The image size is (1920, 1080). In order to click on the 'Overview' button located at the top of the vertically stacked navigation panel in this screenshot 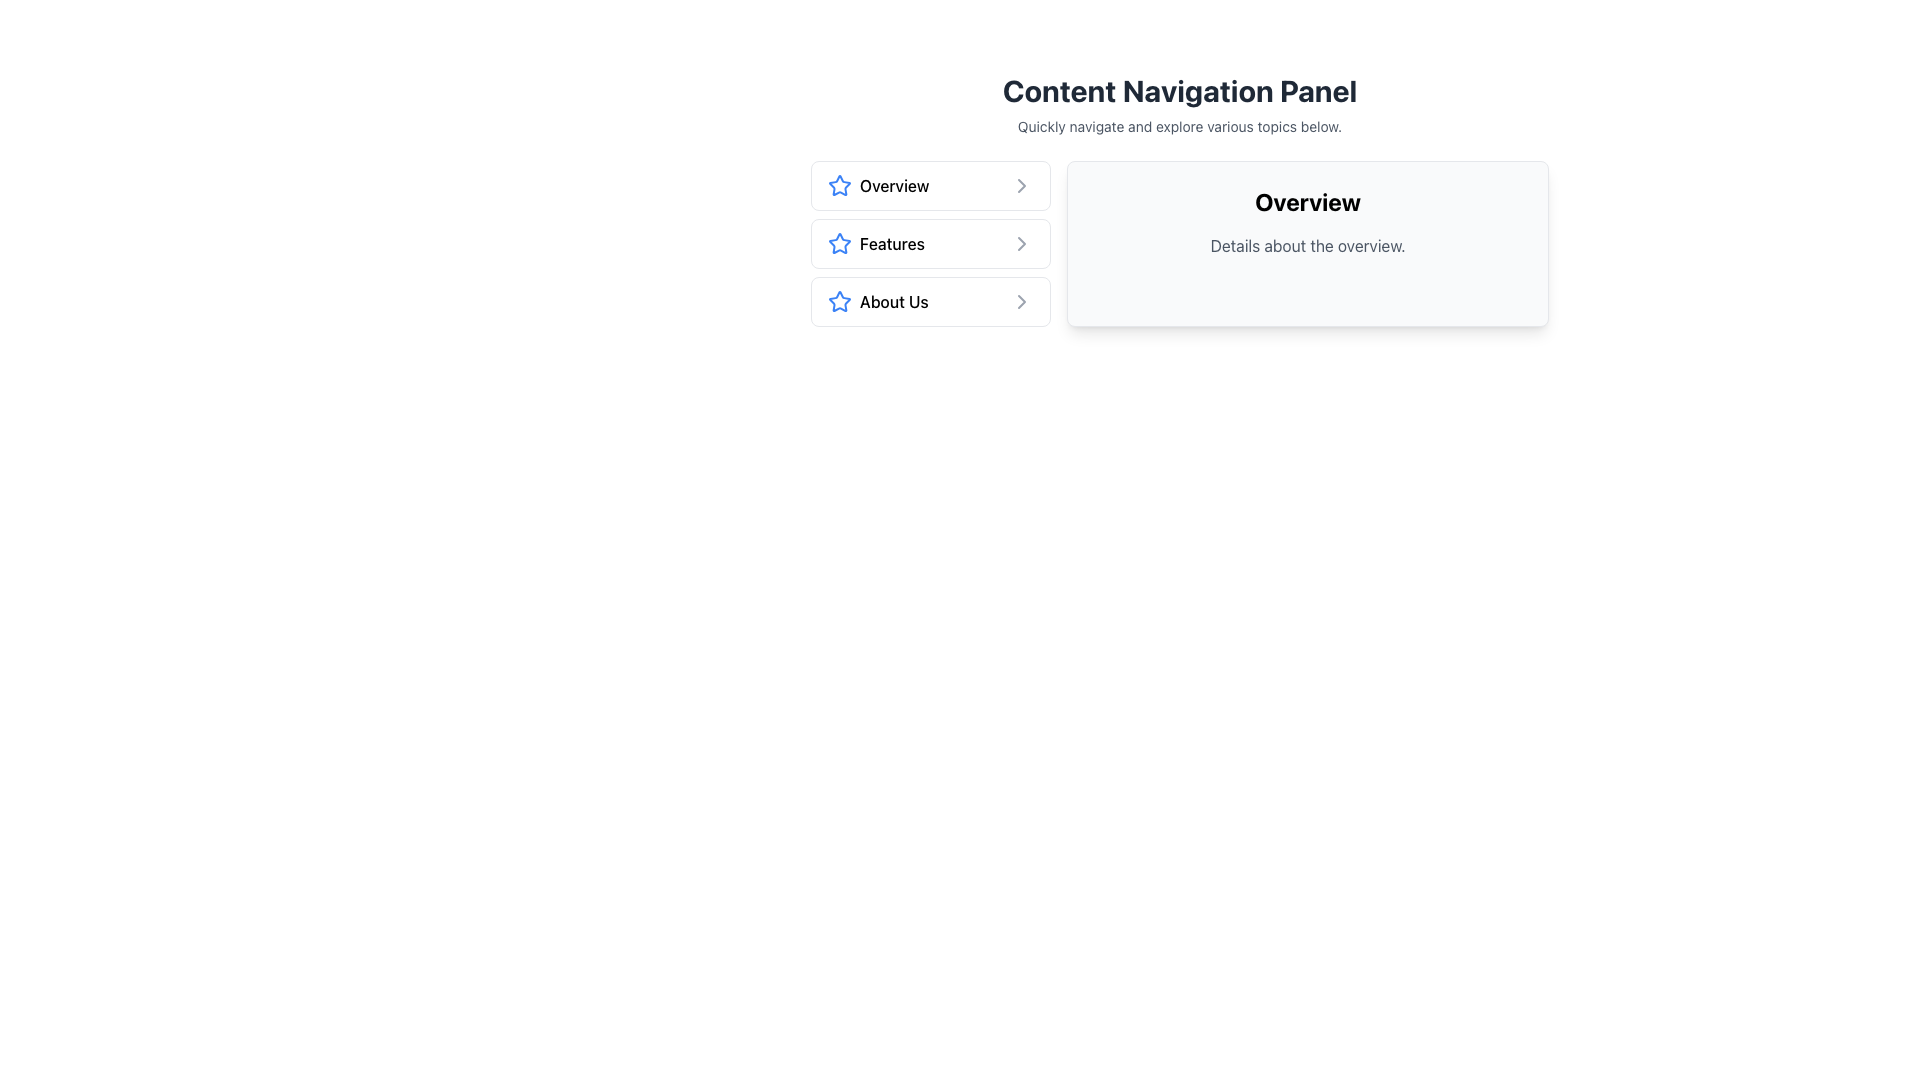, I will do `click(930, 185)`.